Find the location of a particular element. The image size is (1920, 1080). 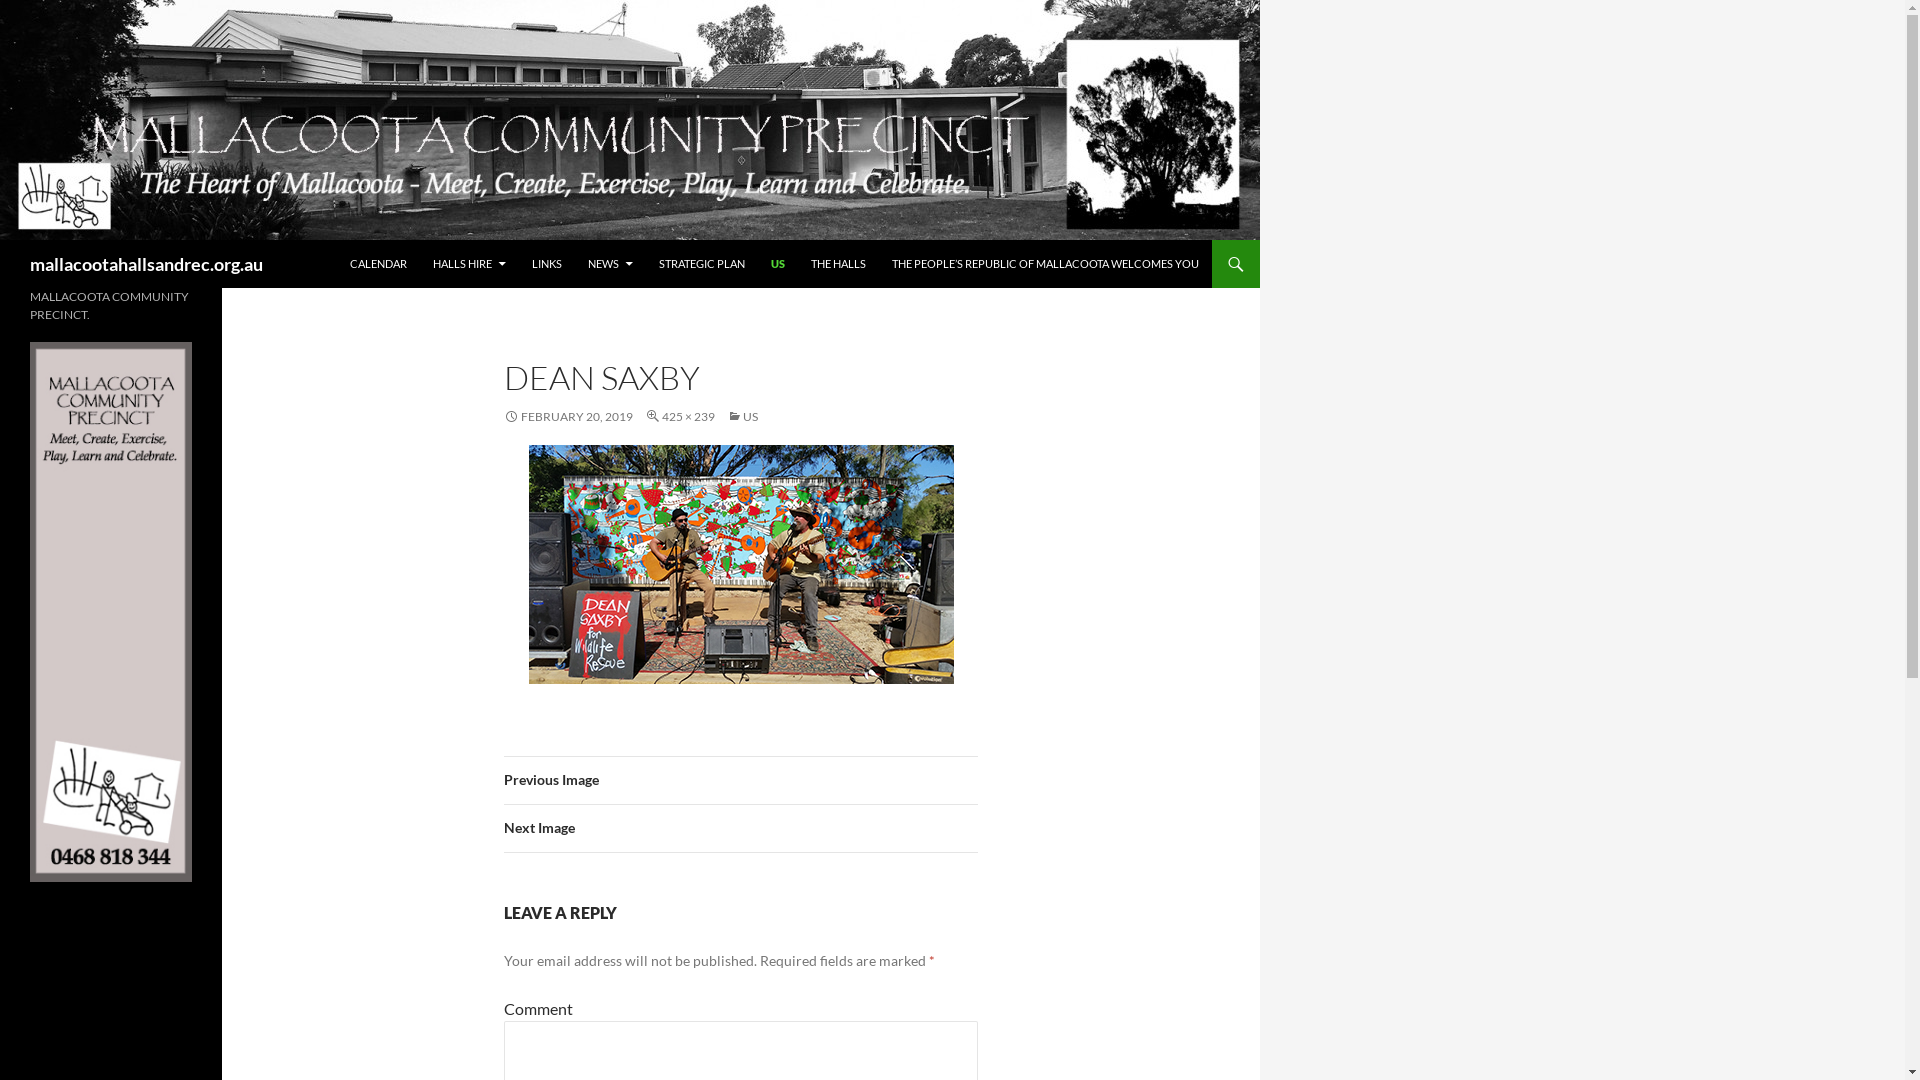

'HALLS HIRE' is located at coordinates (420, 262).